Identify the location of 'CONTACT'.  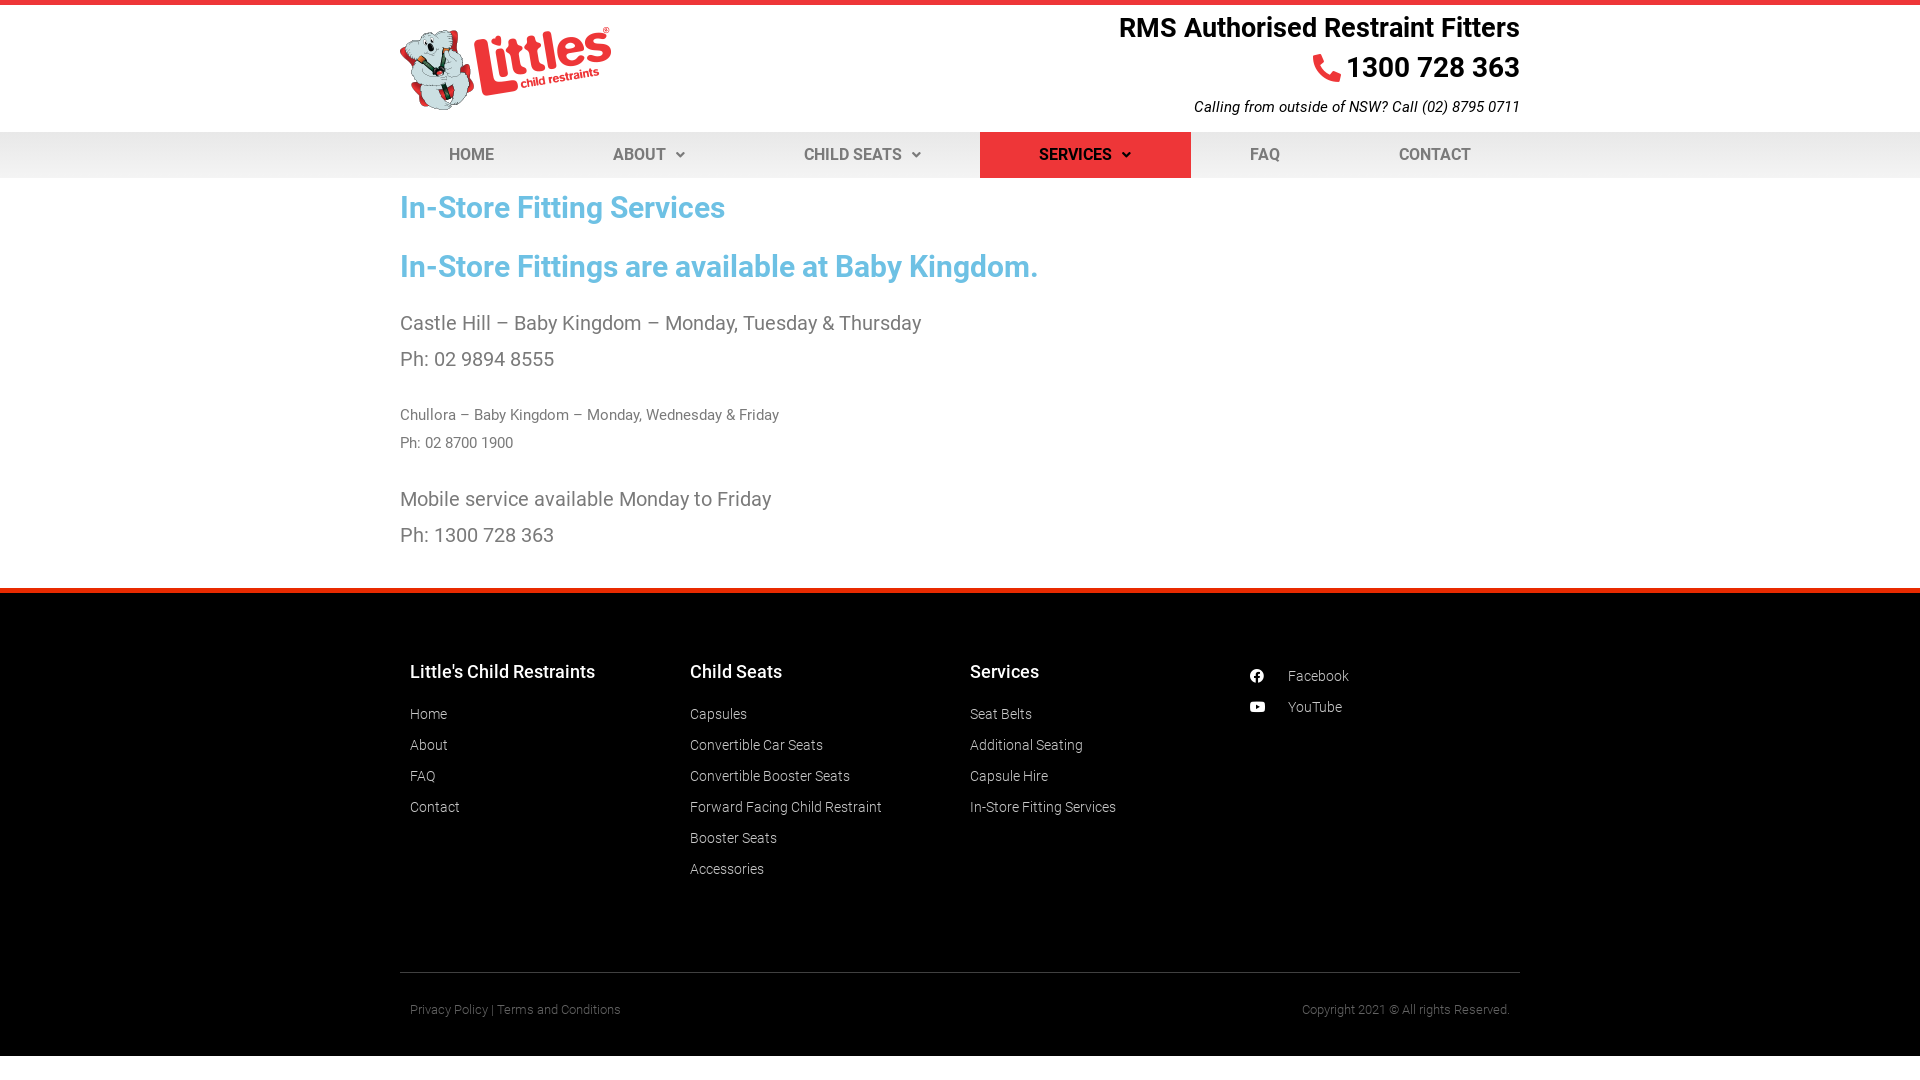
(1433, 153).